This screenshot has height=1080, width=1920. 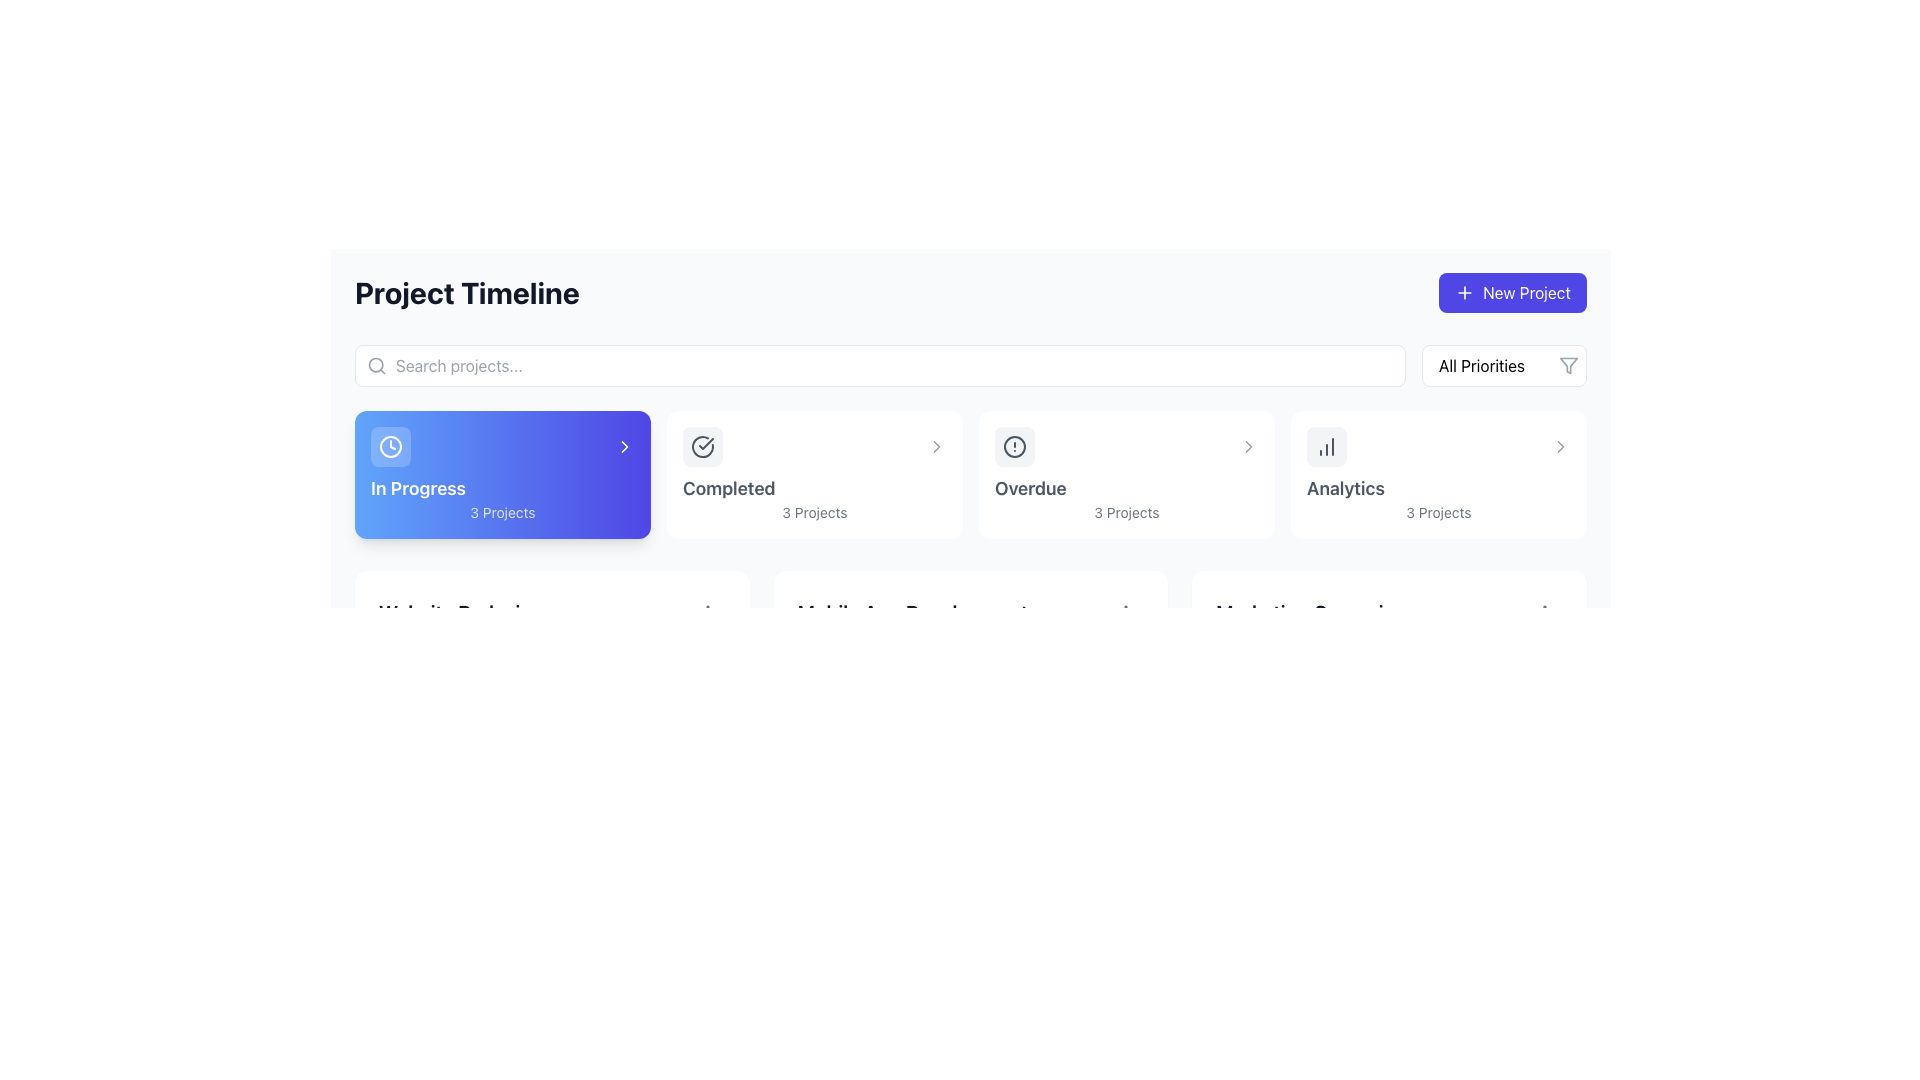 What do you see at coordinates (1014, 446) in the screenshot?
I see `the alert icon embedded within a rounded gray background located next to the 'Overdue' title` at bounding box center [1014, 446].